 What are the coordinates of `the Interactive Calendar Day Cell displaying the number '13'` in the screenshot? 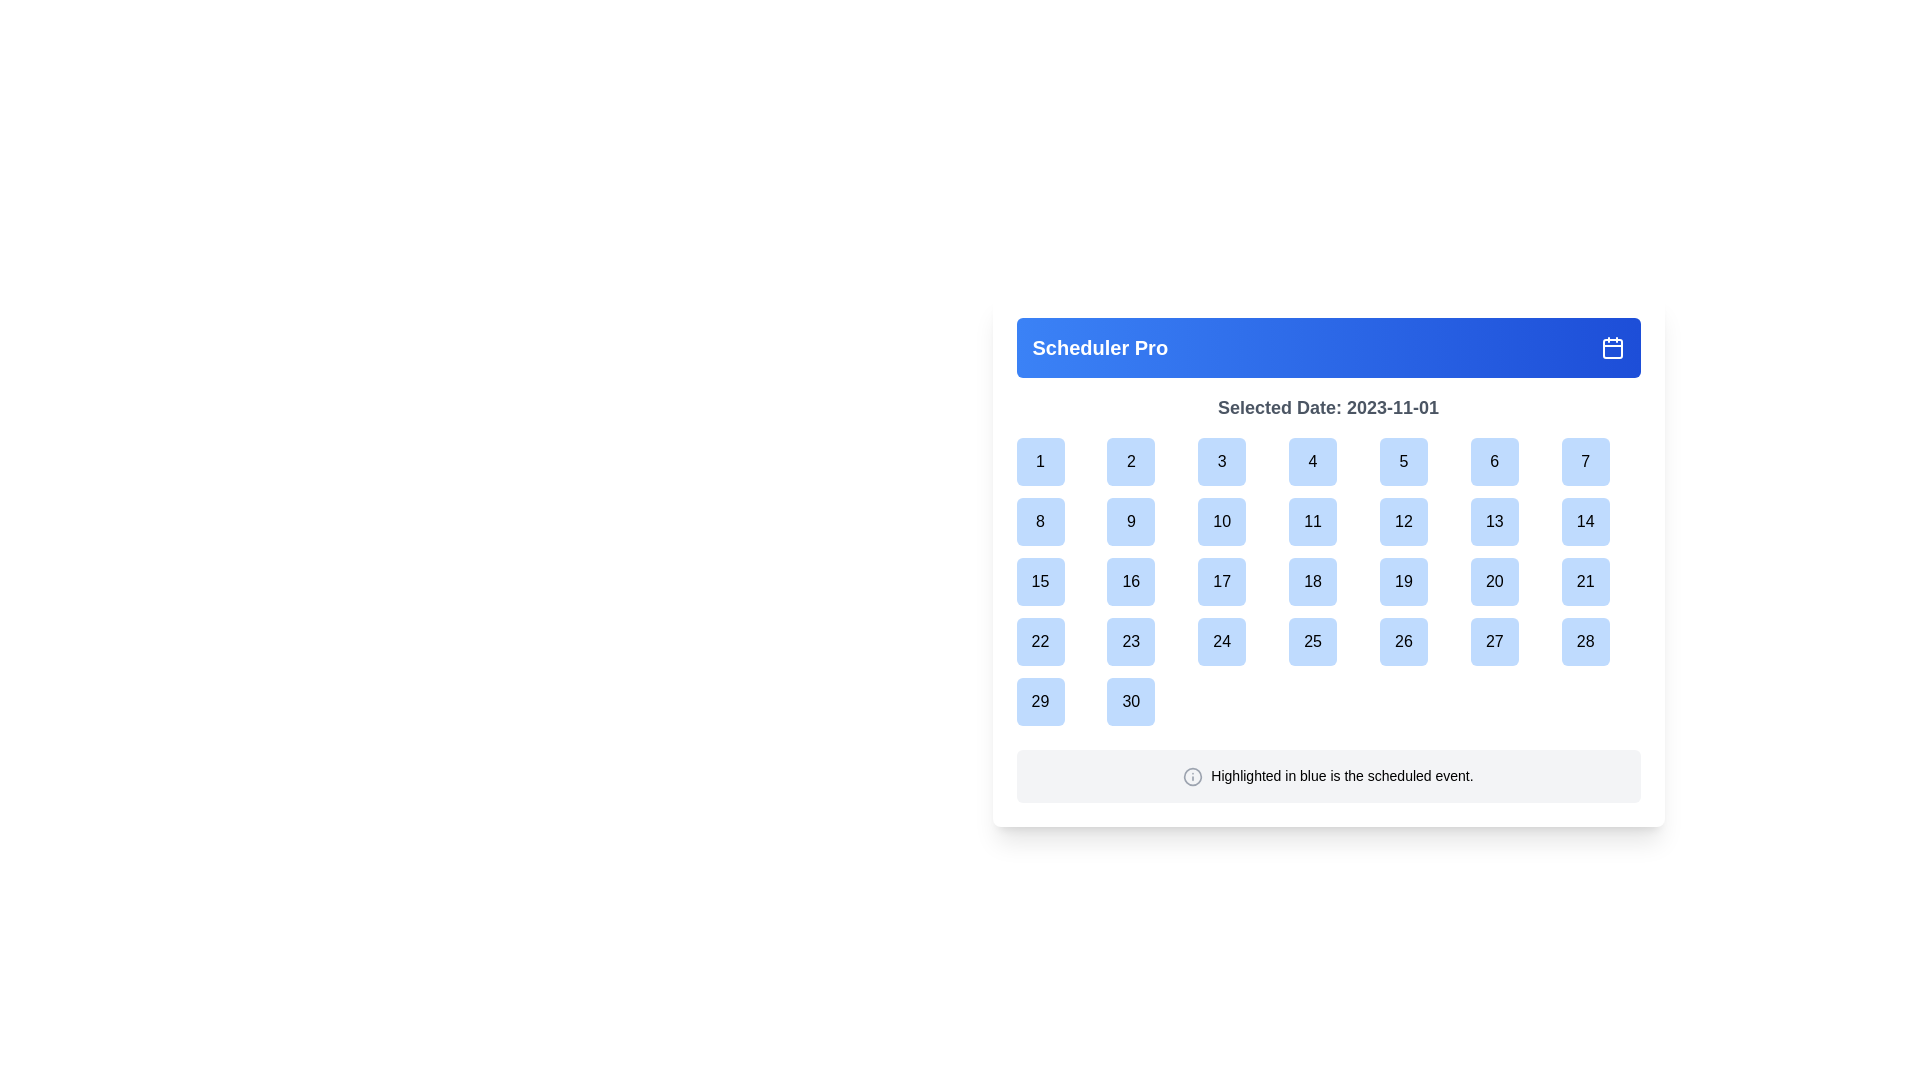 It's located at (1494, 520).